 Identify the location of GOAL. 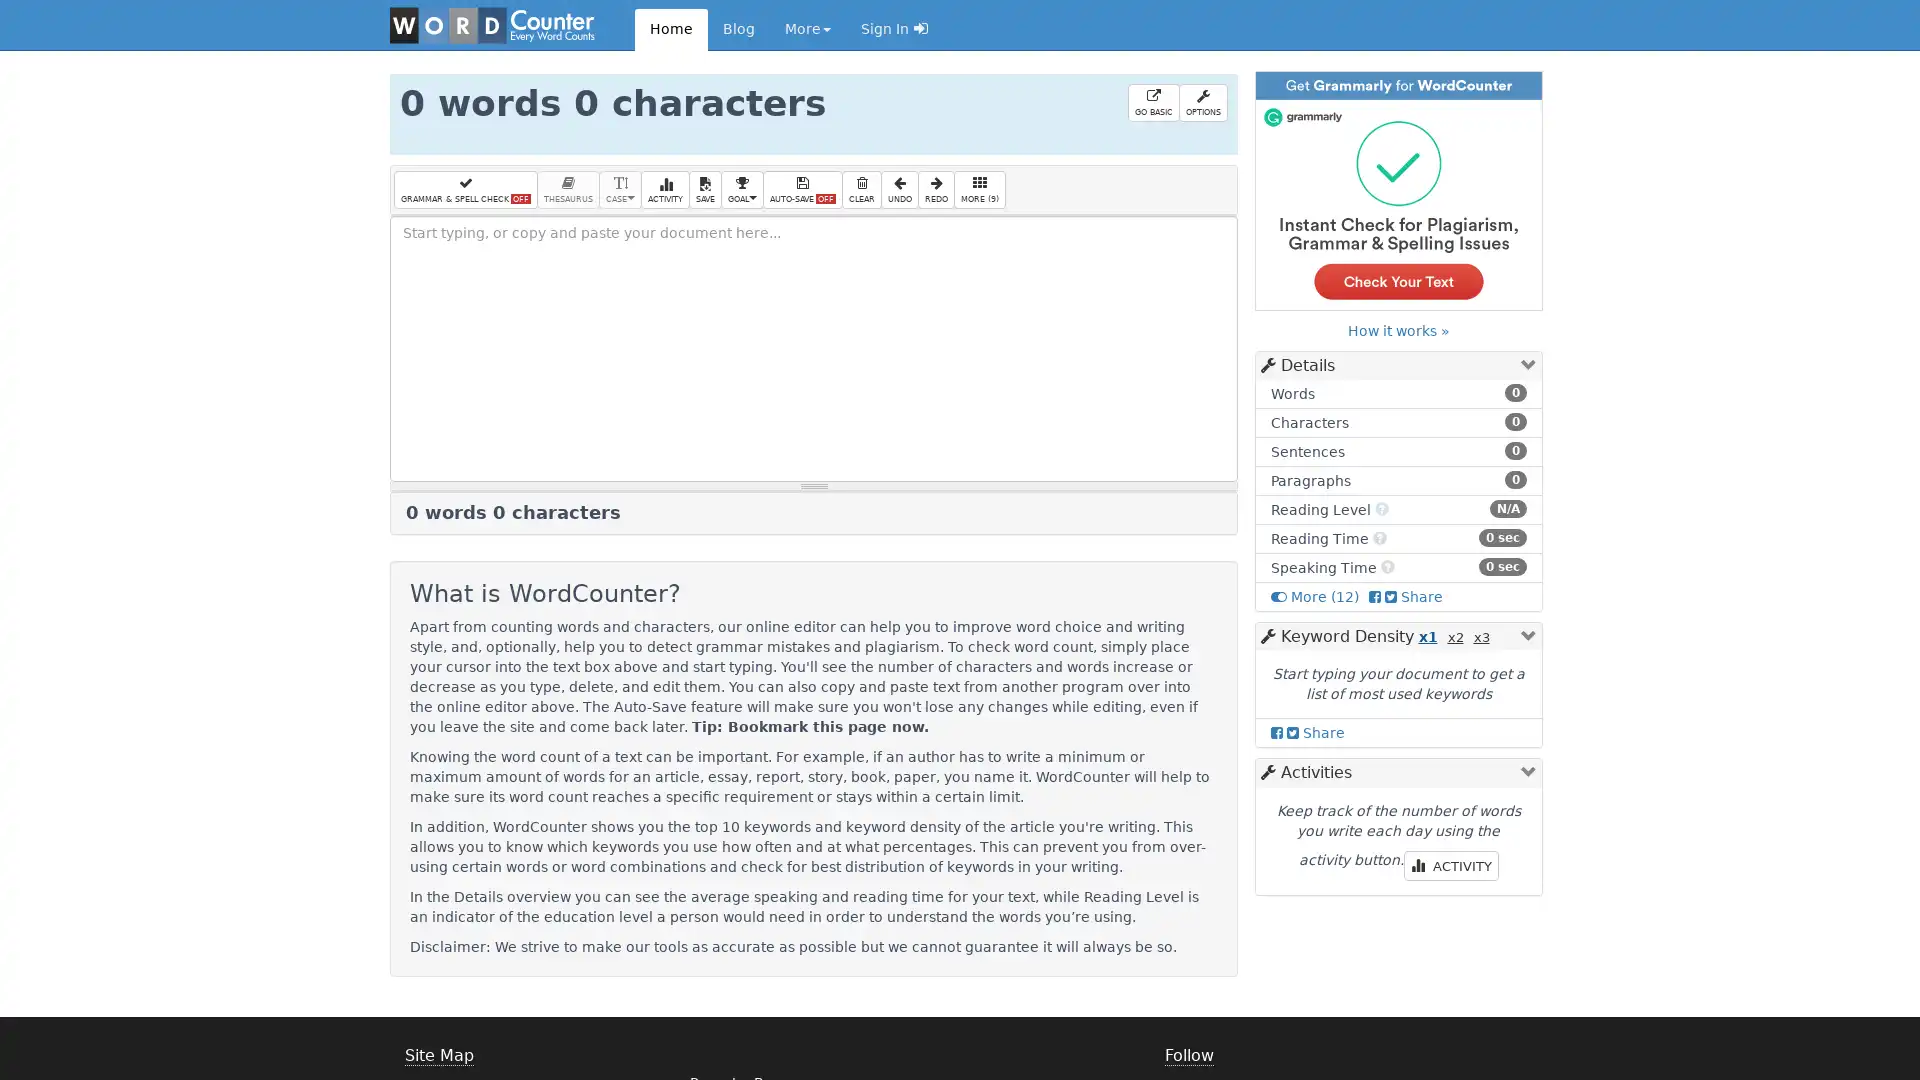
(741, 189).